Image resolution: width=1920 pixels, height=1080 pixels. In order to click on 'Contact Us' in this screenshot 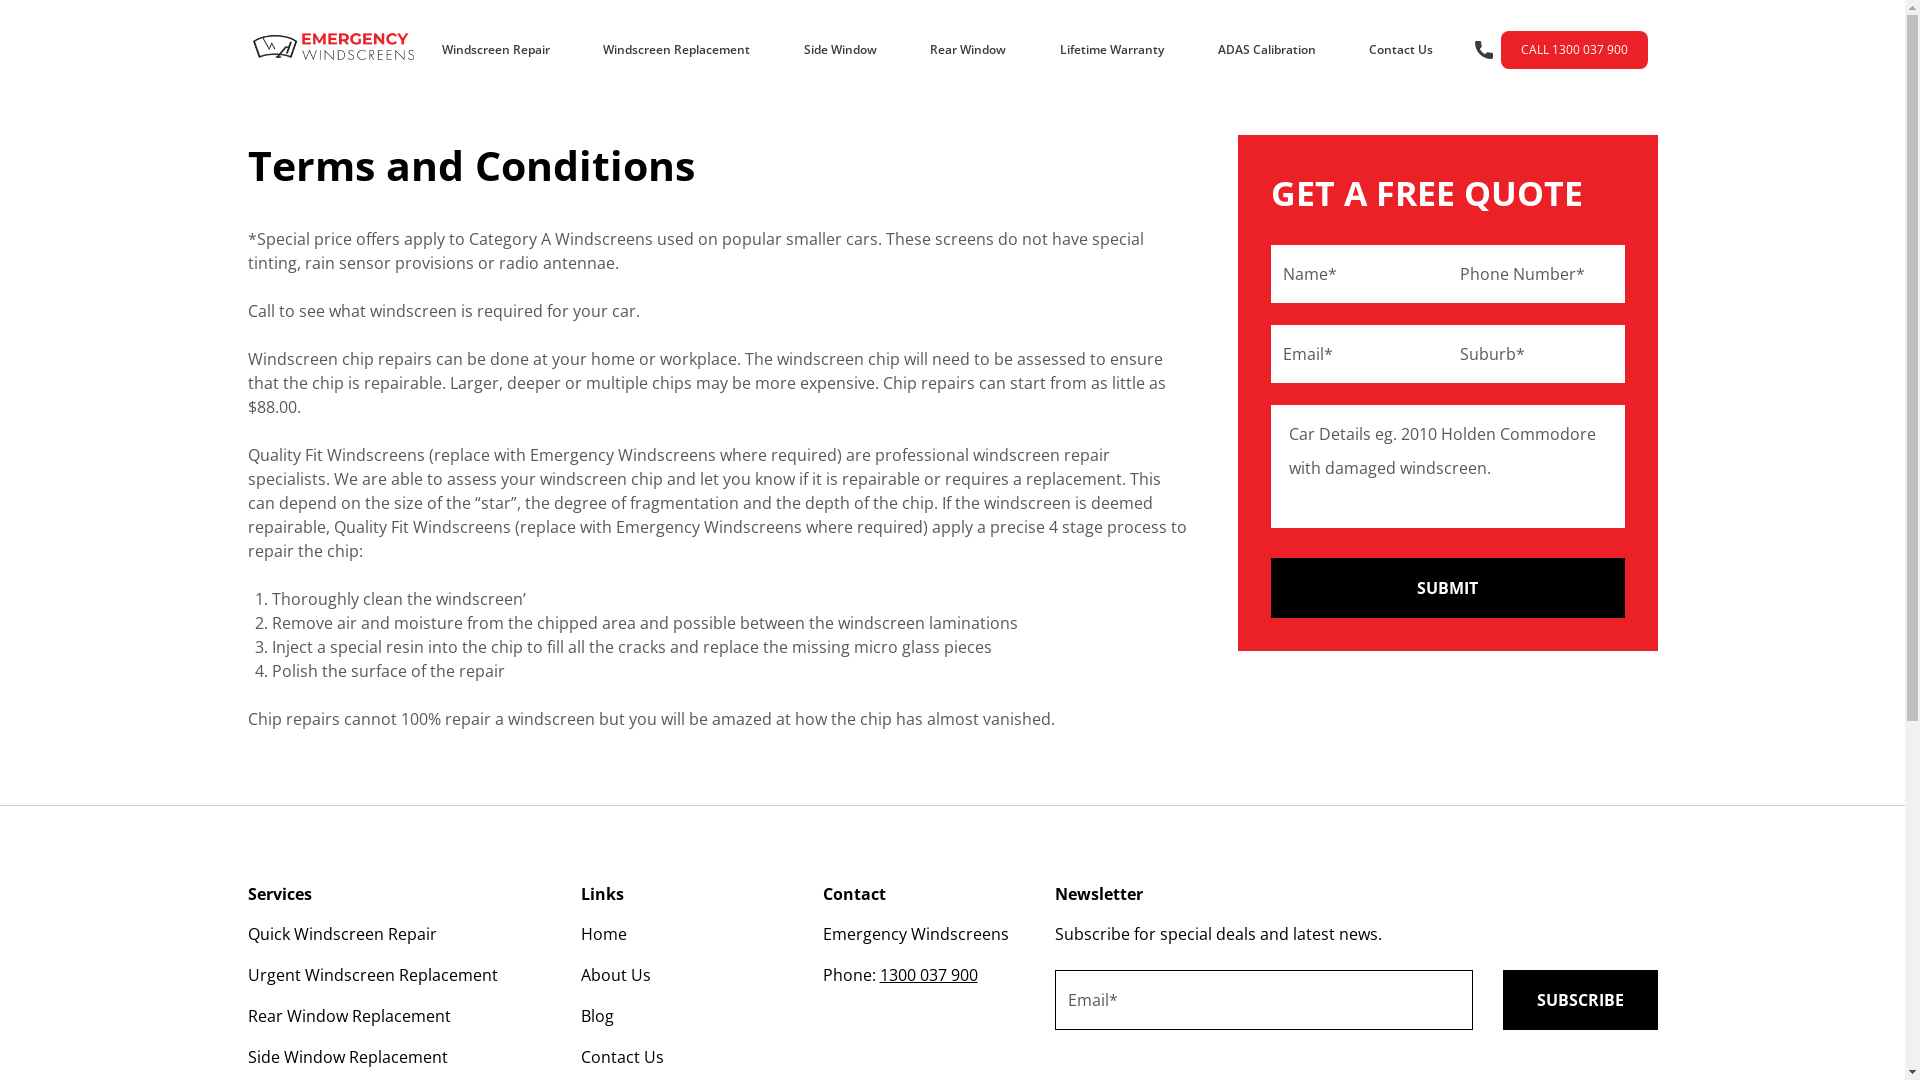, I will do `click(1400, 49)`.